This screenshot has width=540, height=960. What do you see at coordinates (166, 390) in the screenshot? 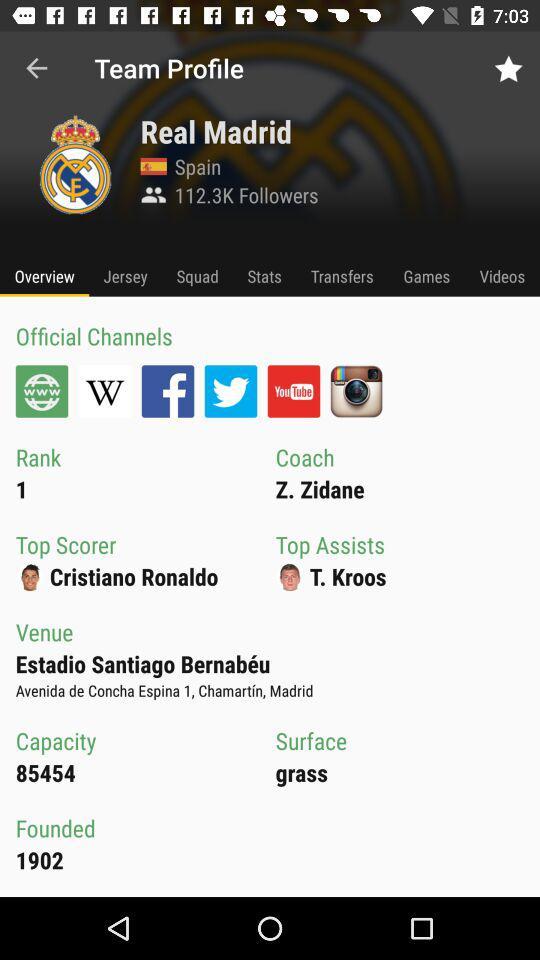
I see `the facebook icon` at bounding box center [166, 390].